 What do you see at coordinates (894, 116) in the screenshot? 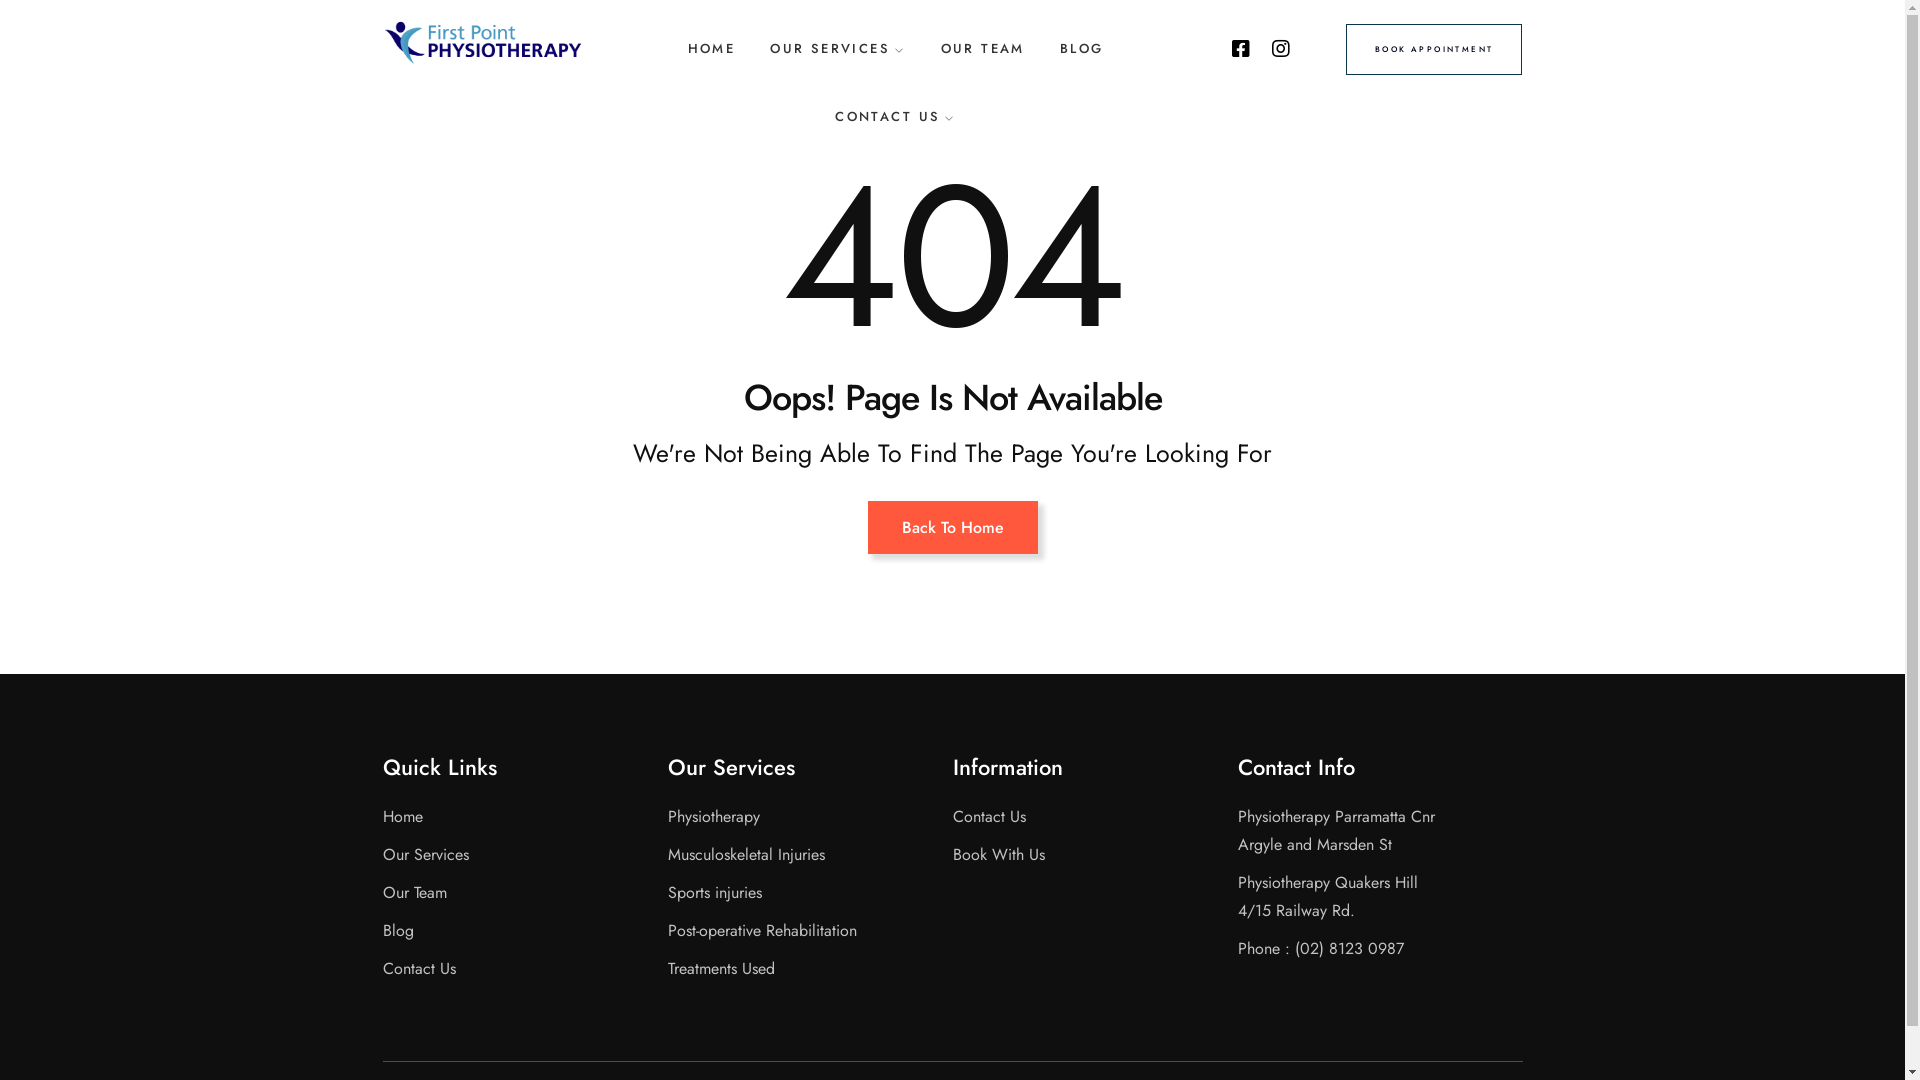
I see `'CONTACT US'` at bounding box center [894, 116].